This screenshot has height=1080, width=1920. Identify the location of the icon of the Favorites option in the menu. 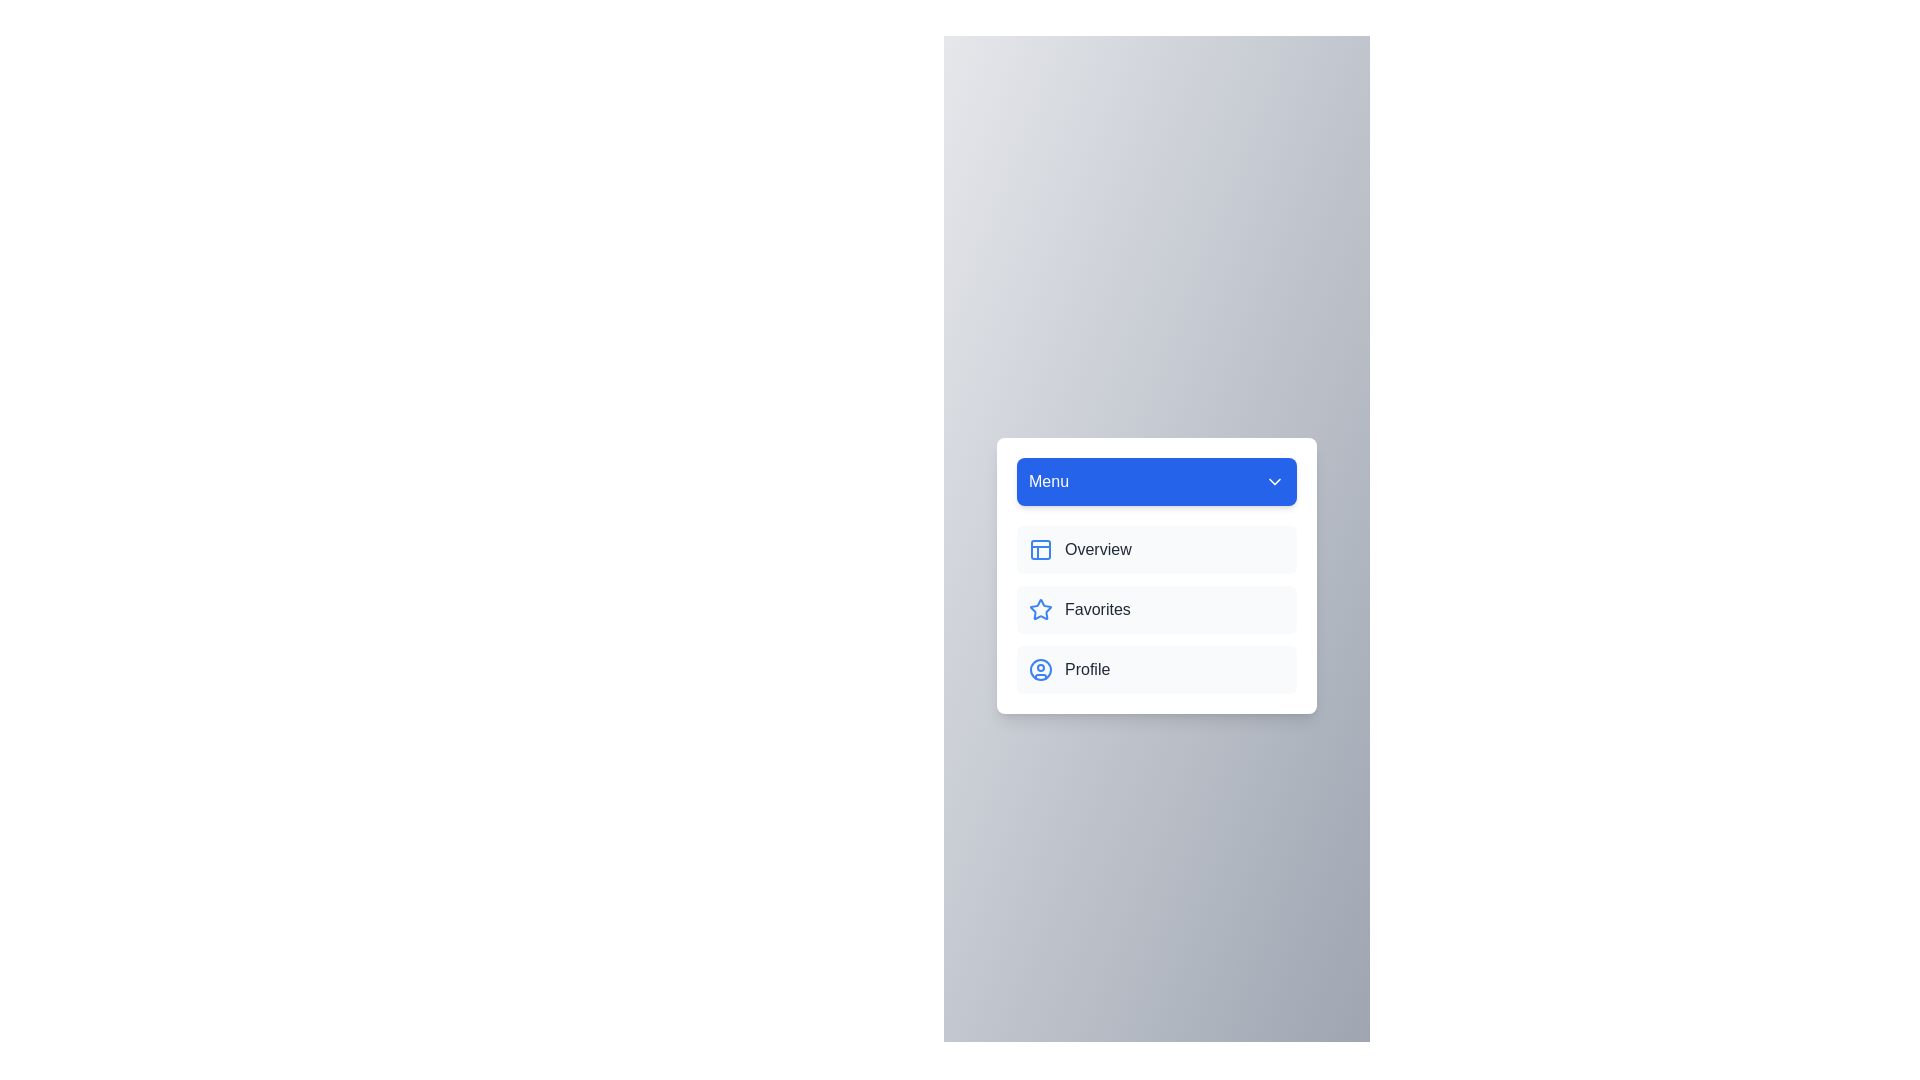
(1040, 608).